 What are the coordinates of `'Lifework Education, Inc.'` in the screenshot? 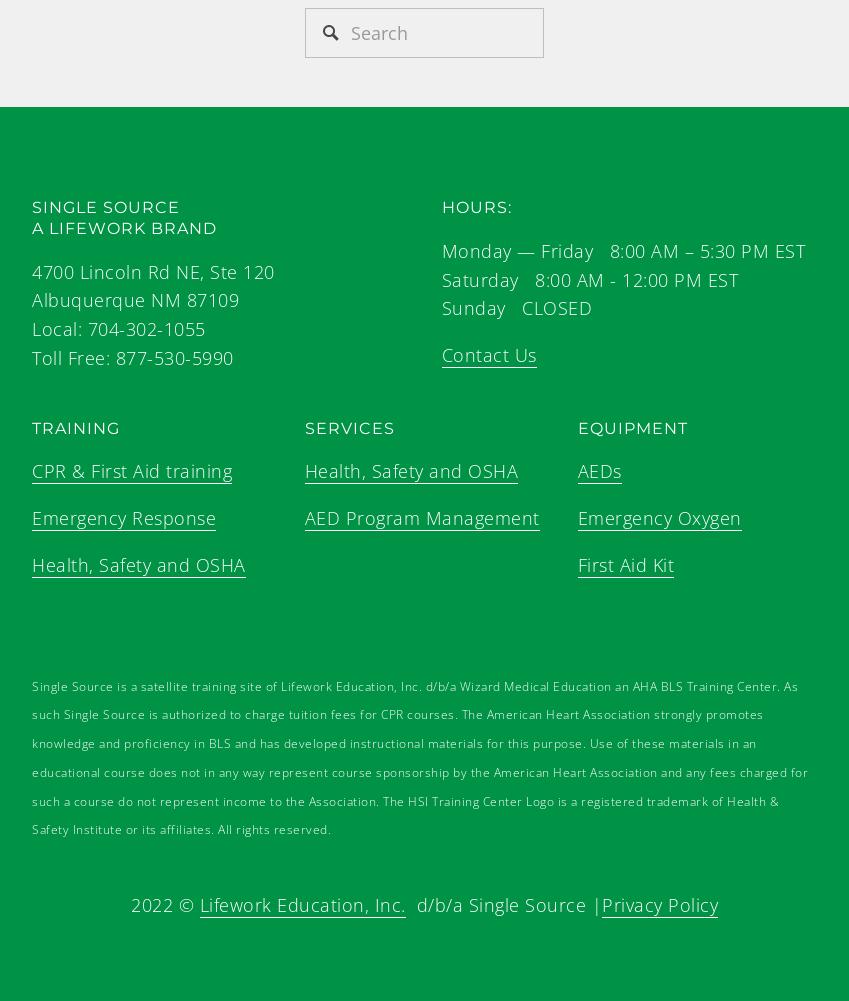 It's located at (300, 905).